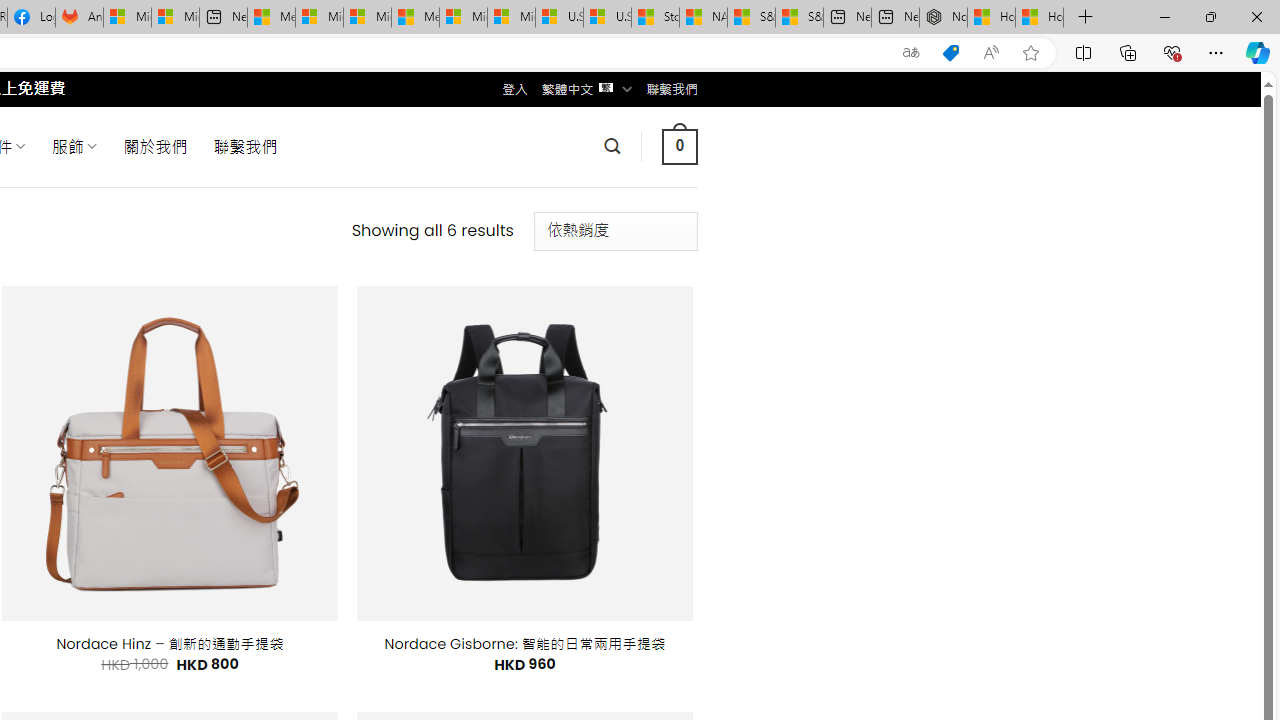 This screenshot has width=1280, height=720. What do you see at coordinates (798, 17) in the screenshot?
I see `'S&P 500, Nasdaq end lower, weighed by Nvidia dip | Watch'` at bounding box center [798, 17].